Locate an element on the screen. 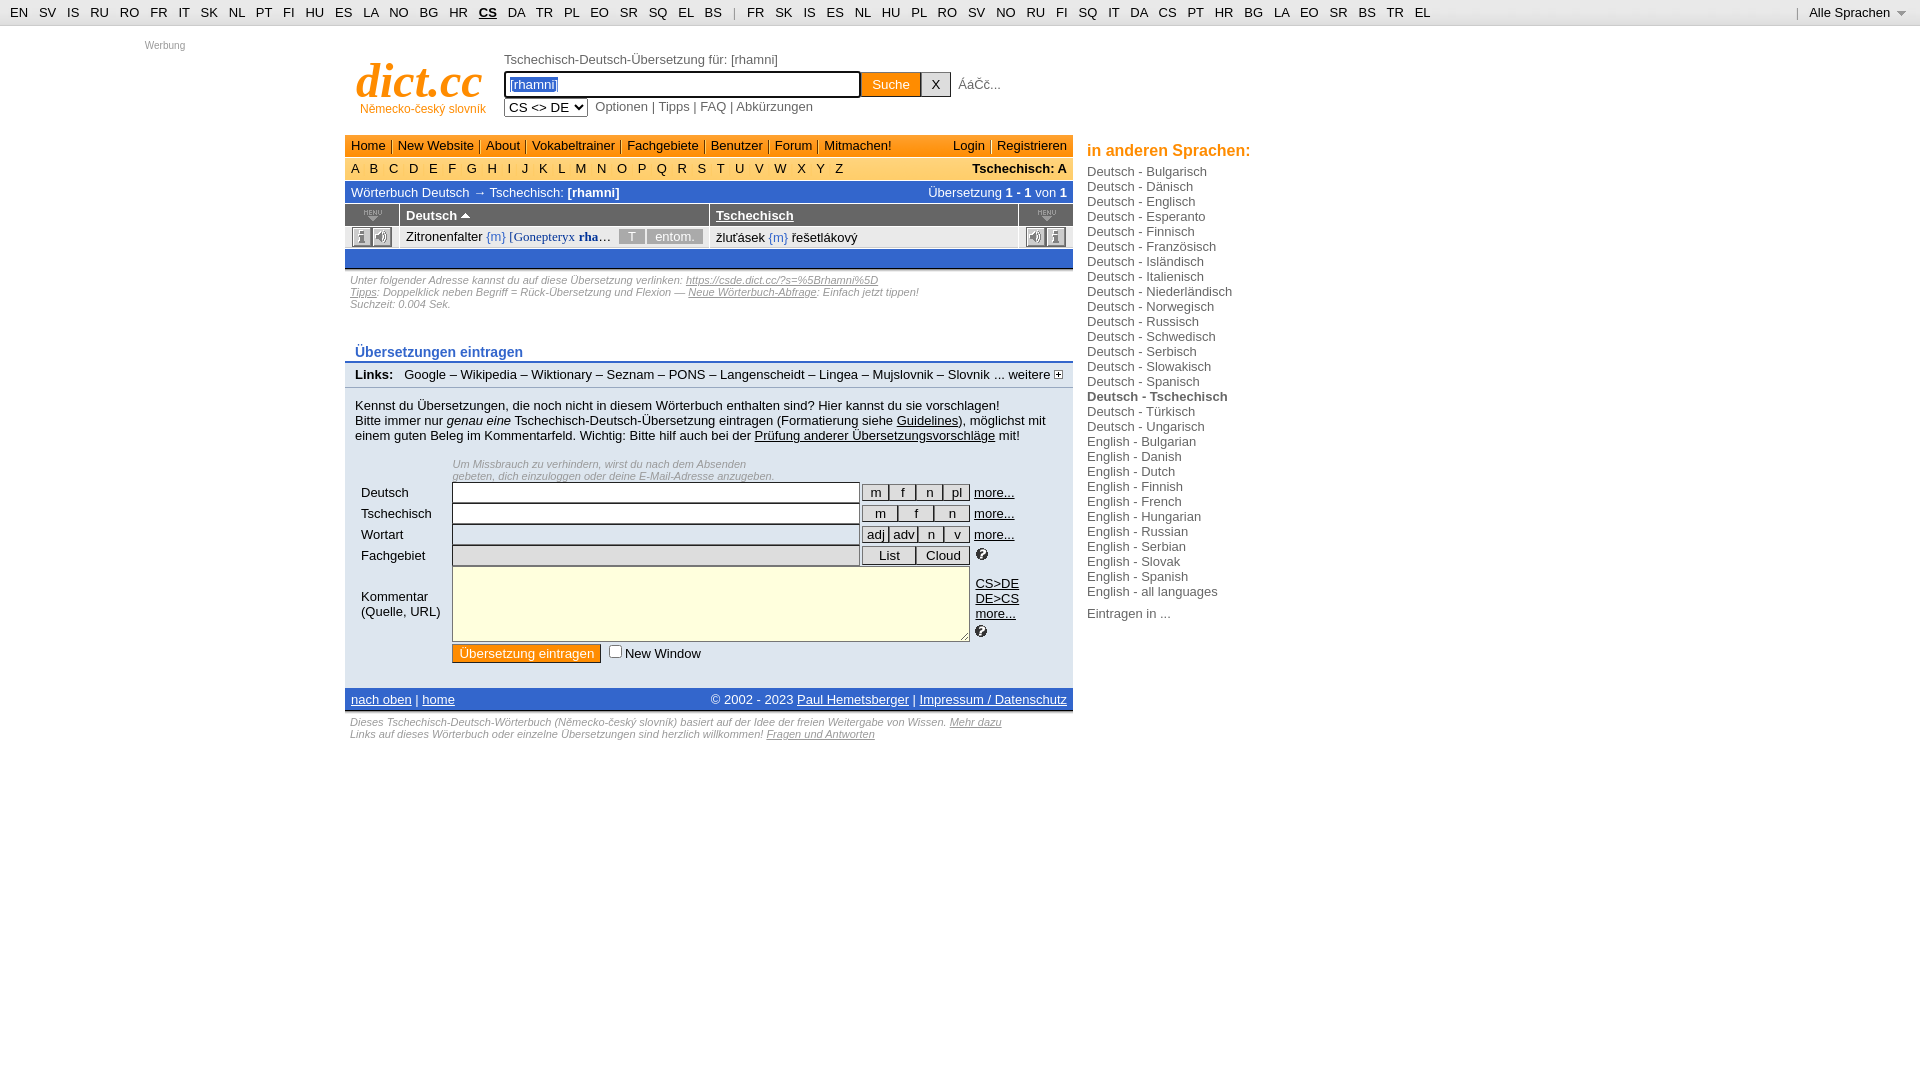 The height and width of the screenshot is (1080, 1920). 'Deutsch - Italienisch' is located at coordinates (1085, 276).